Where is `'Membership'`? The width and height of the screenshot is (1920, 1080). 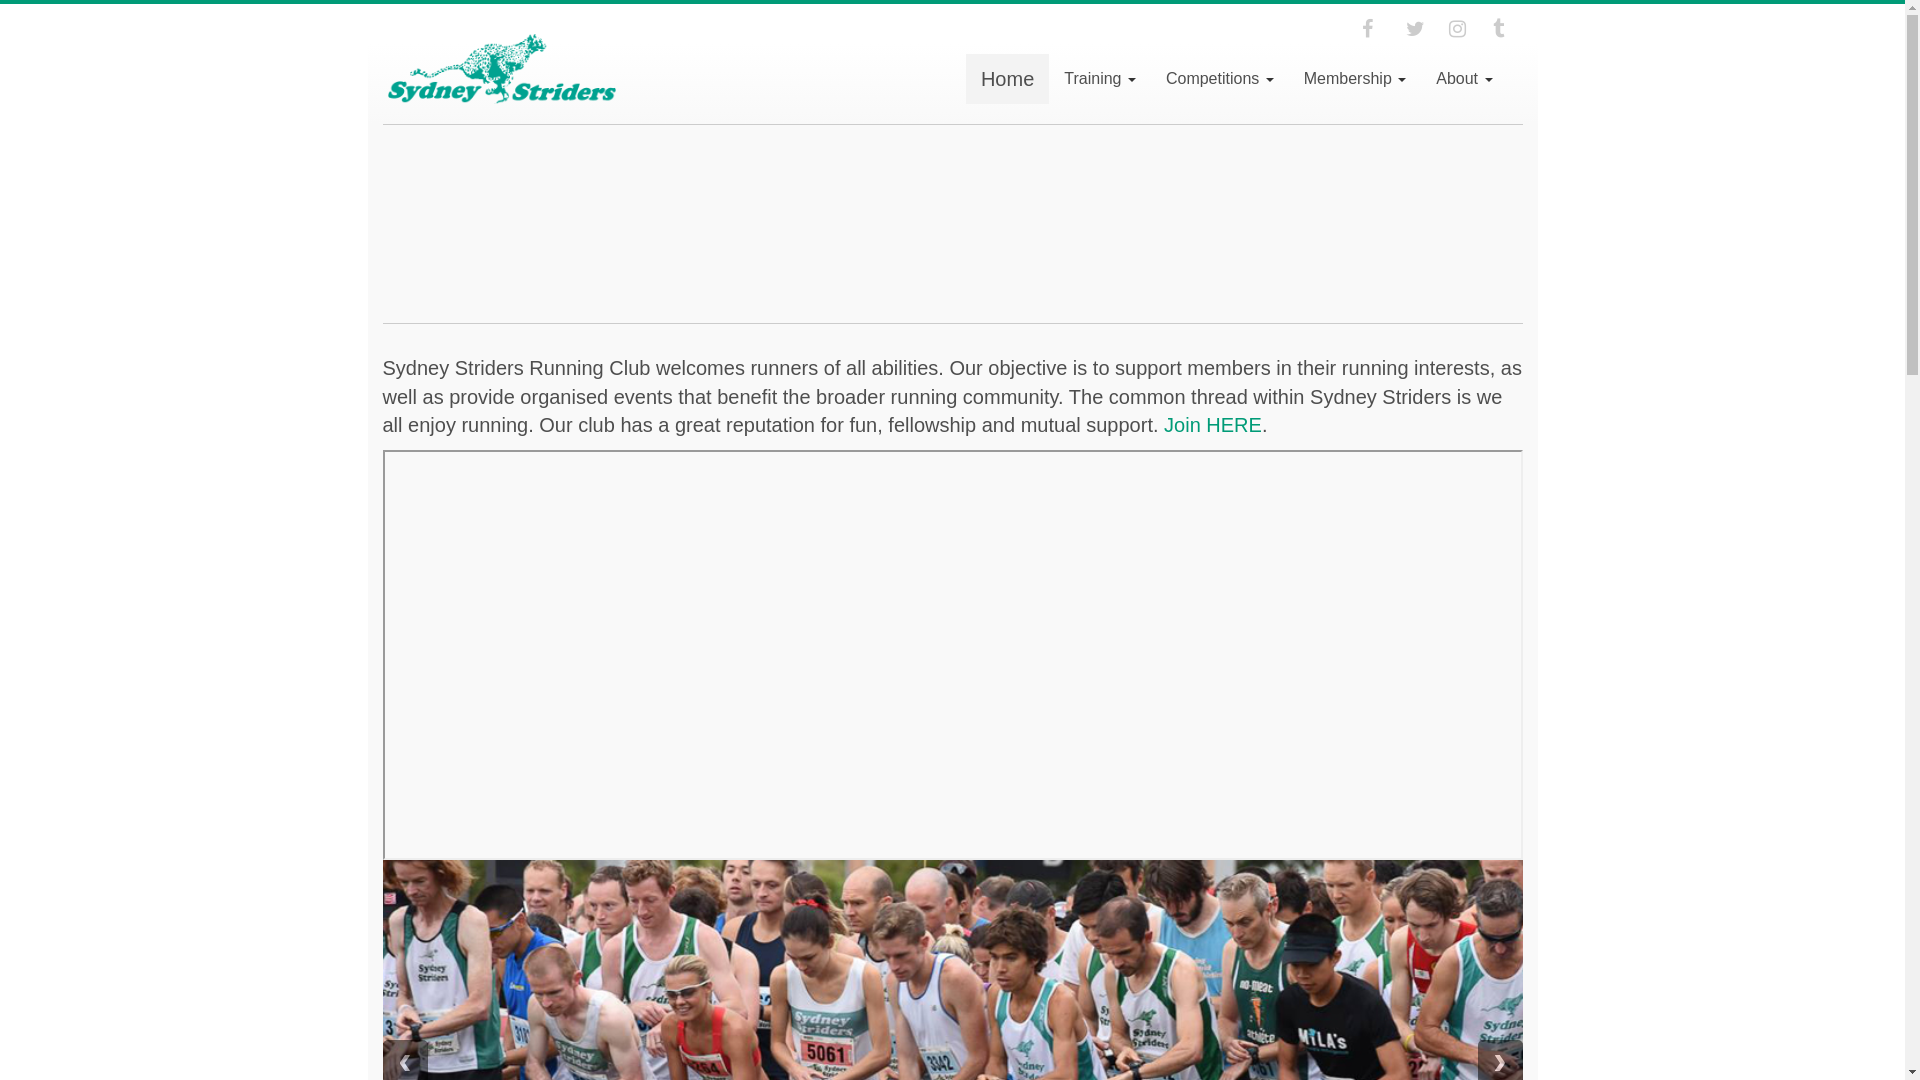 'Membership' is located at coordinates (1289, 77).